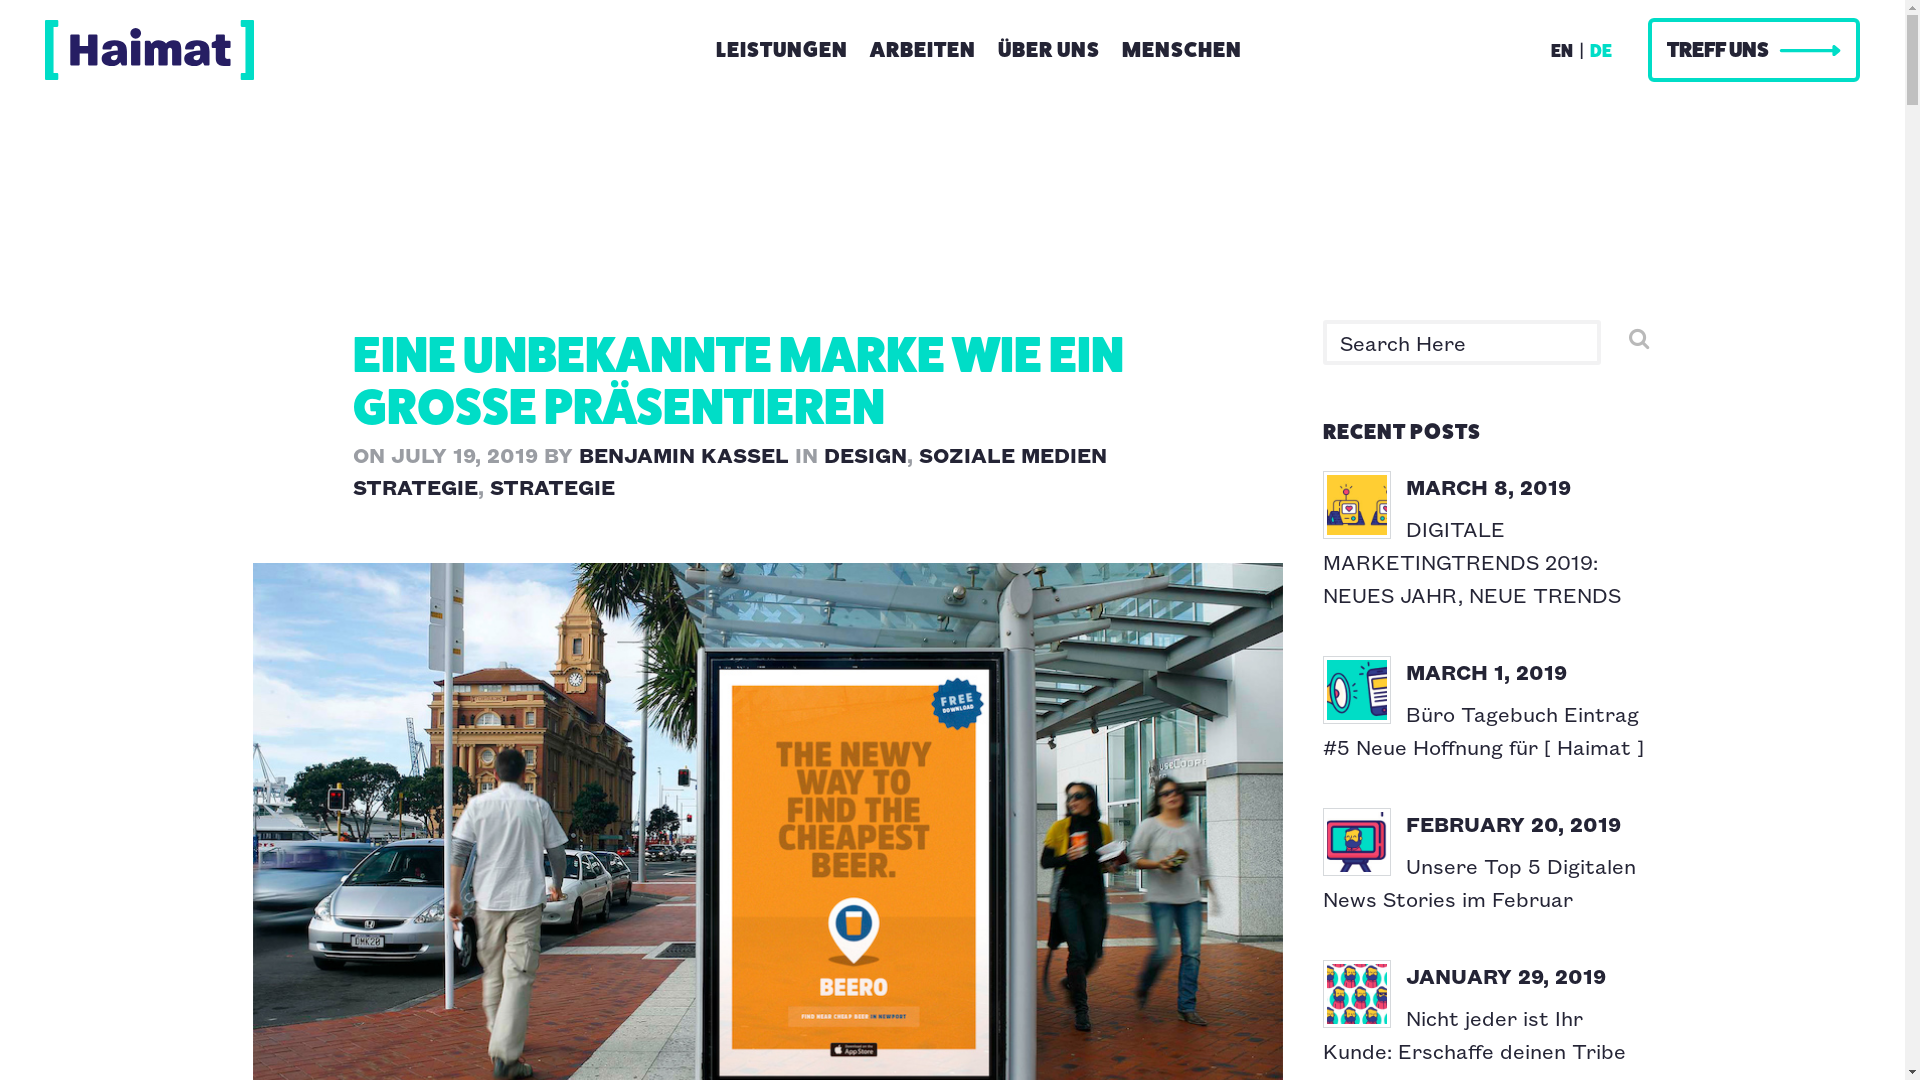  What do you see at coordinates (1470, 561) in the screenshot?
I see `'DIGITALE MARKETINGTRENDS 2019: NEUES JAHR, NEUE TRENDS'` at bounding box center [1470, 561].